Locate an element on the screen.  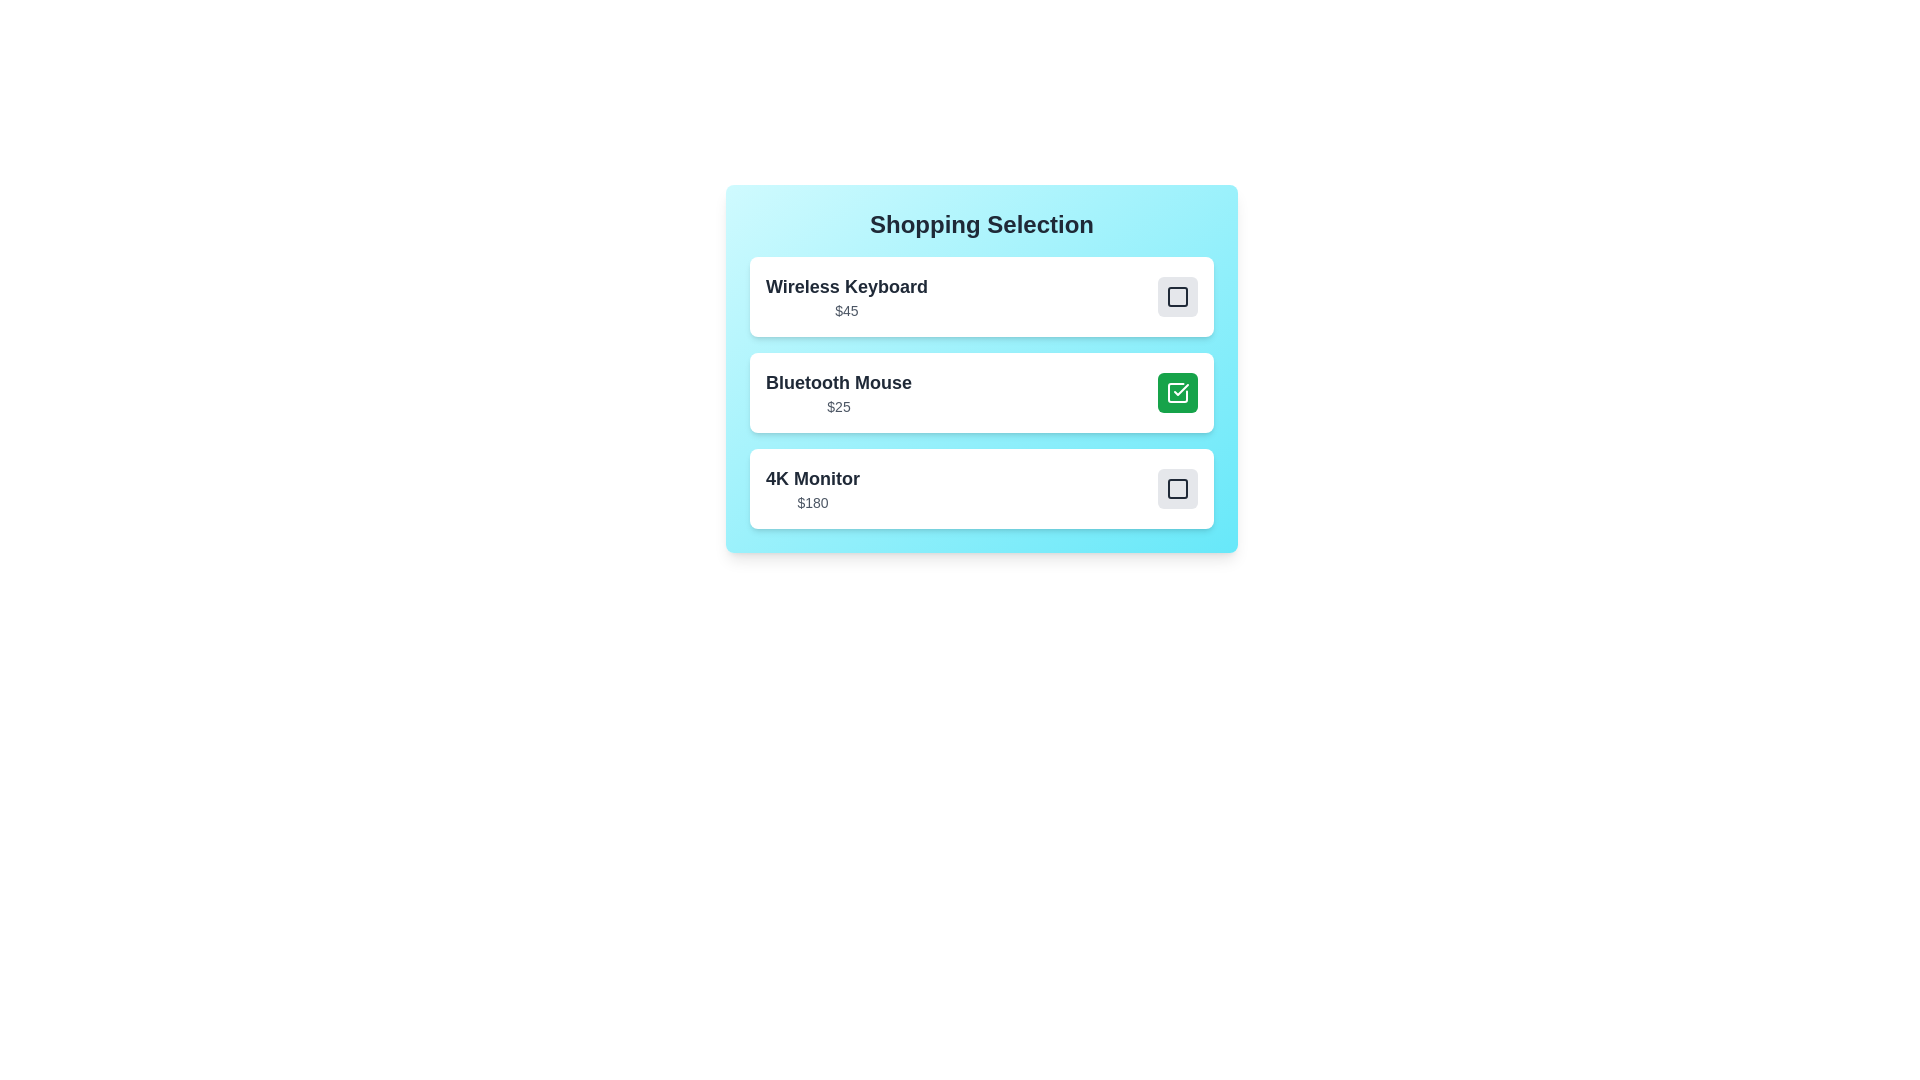
the bold heading labeled 'Shopping Selection' that is prominently displayed in dark gray on a light cyan gradient background is located at coordinates (982, 224).